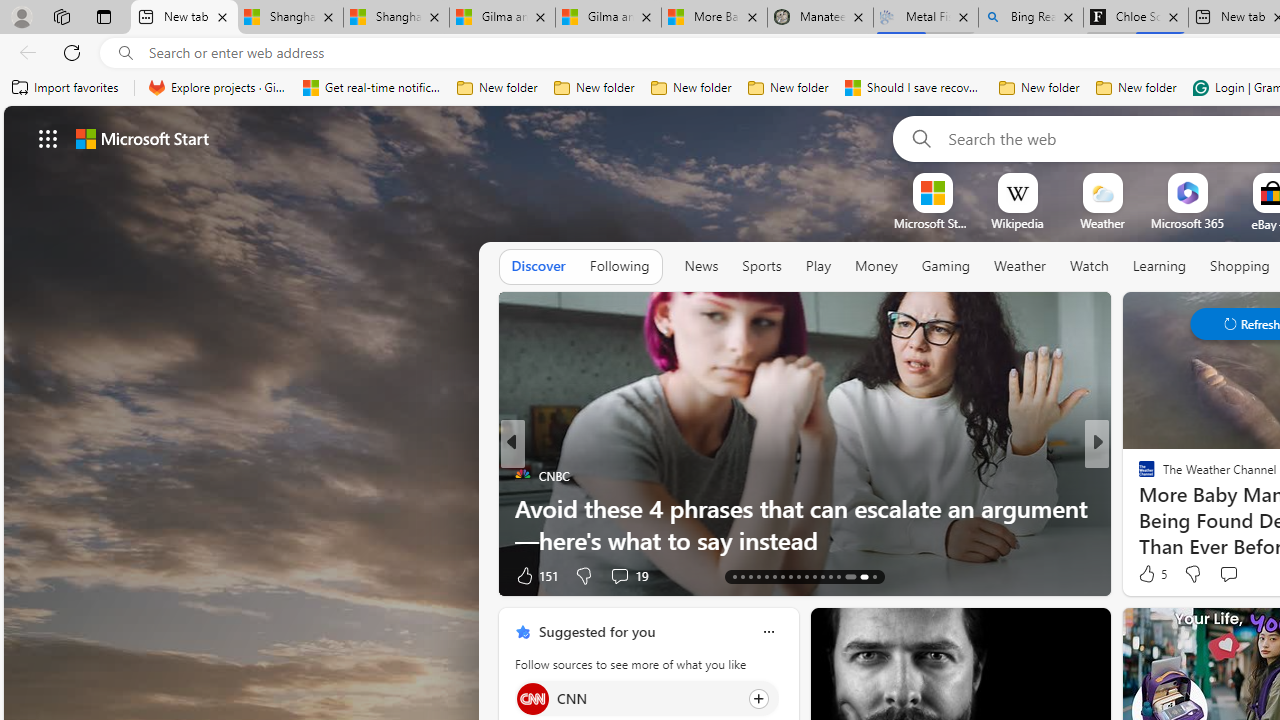  I want to click on 'Dislike', so click(1192, 574).